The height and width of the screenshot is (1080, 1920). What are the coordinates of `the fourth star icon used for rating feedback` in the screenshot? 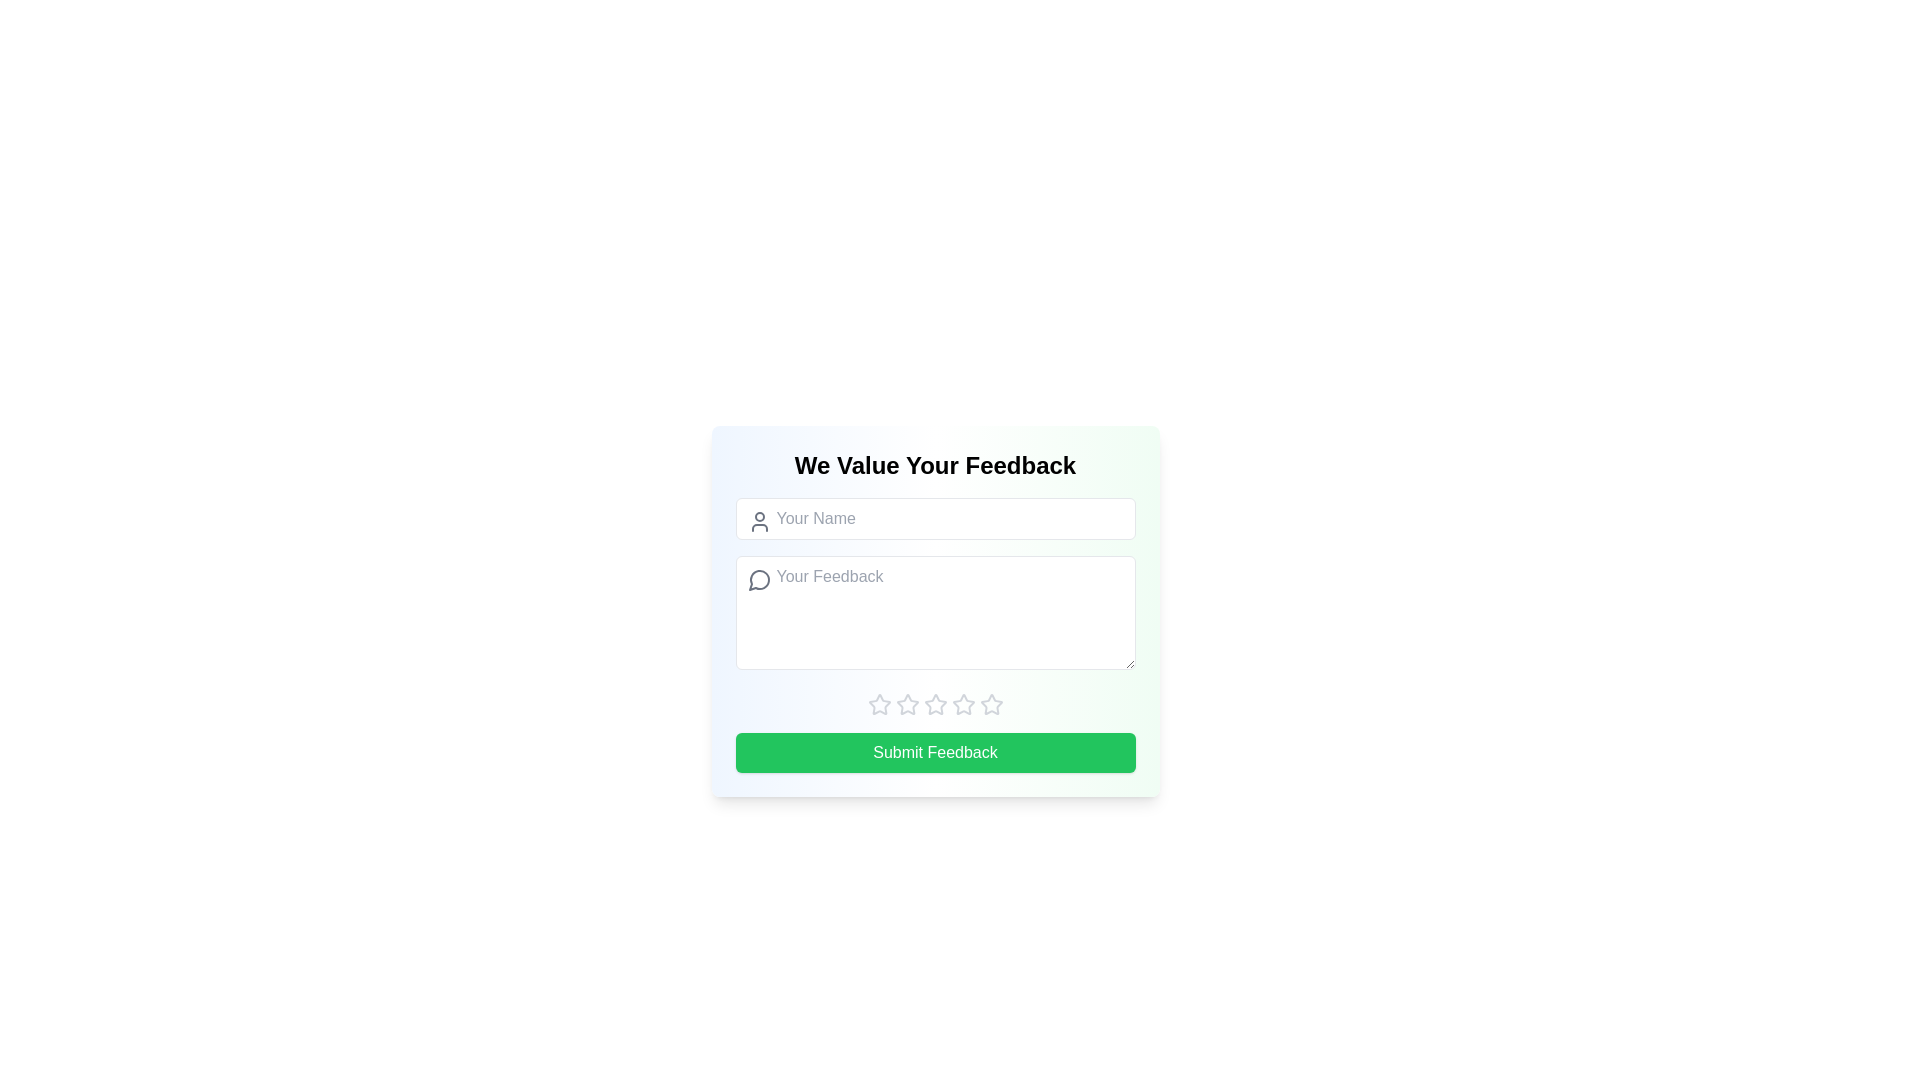 It's located at (991, 703).